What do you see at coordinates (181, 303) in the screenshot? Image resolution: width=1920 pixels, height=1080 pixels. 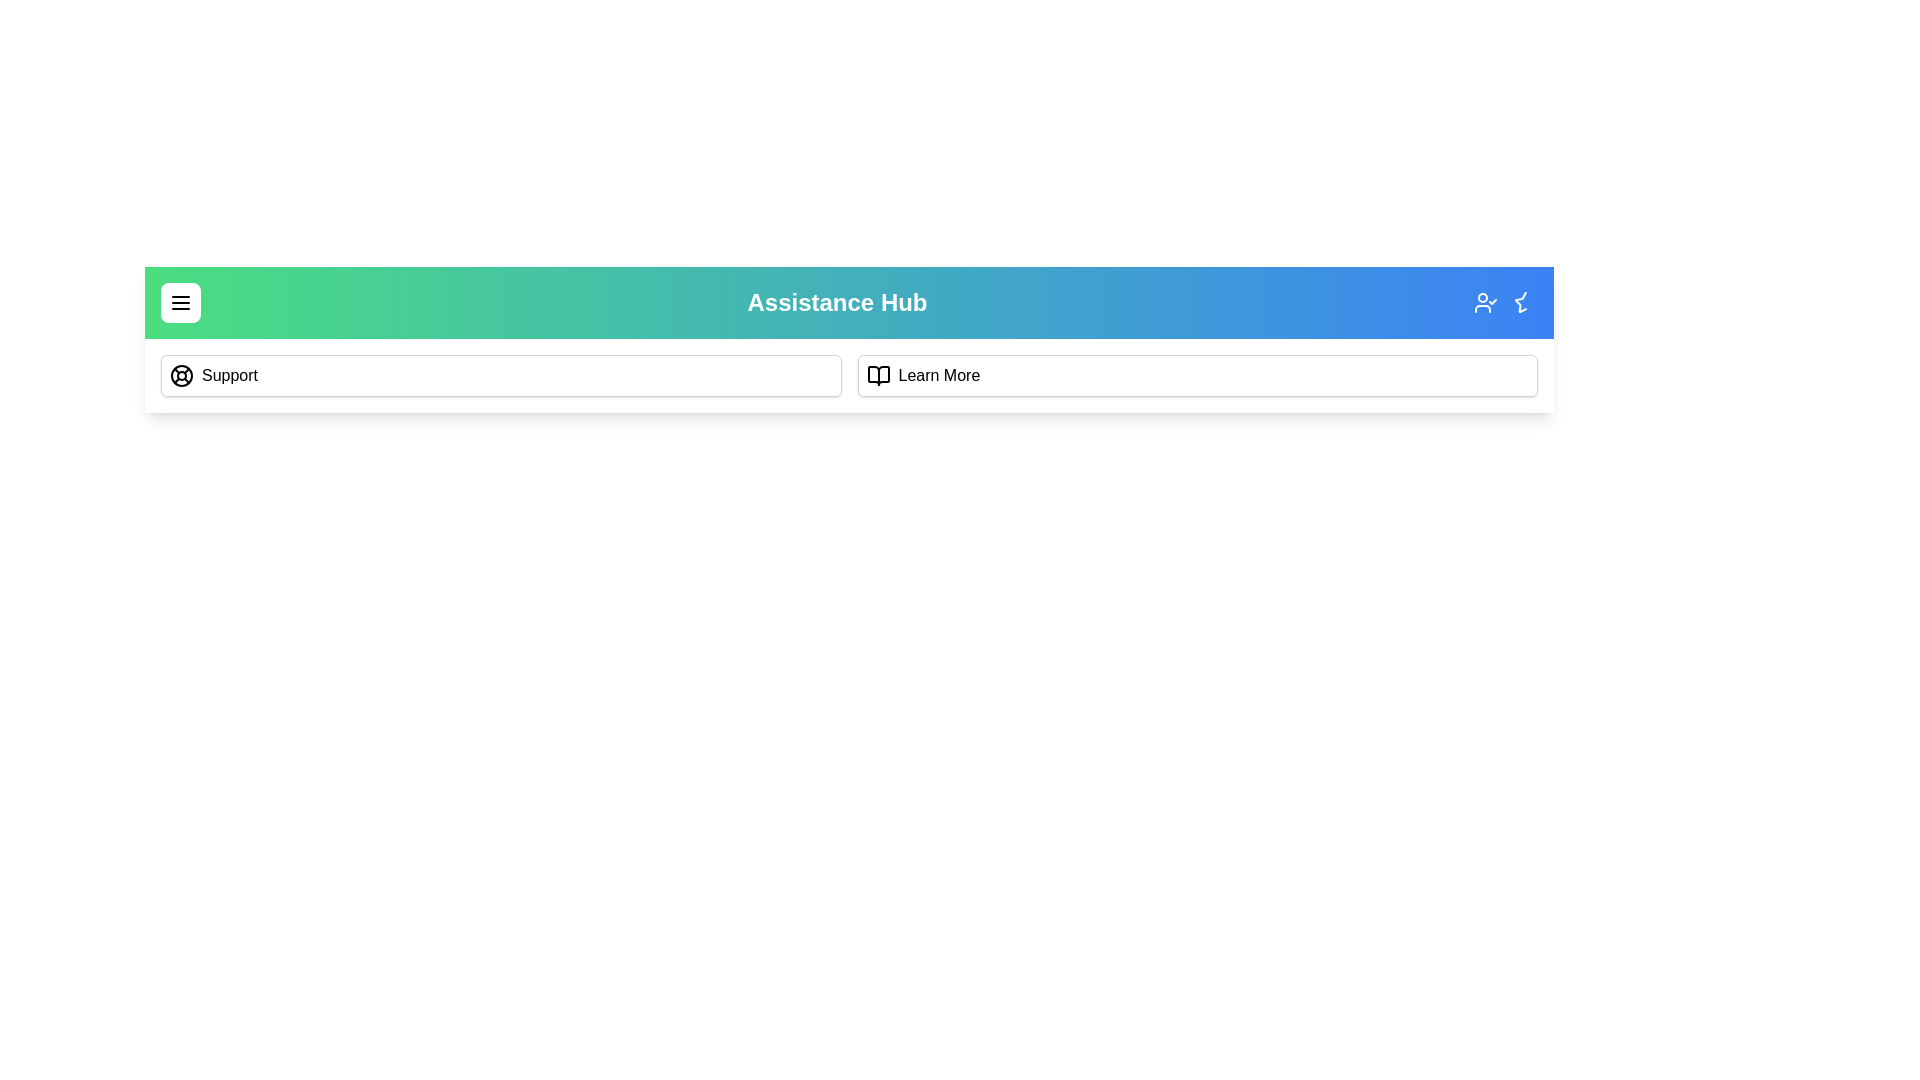 I see `the menu button to toggle the menu` at bounding box center [181, 303].